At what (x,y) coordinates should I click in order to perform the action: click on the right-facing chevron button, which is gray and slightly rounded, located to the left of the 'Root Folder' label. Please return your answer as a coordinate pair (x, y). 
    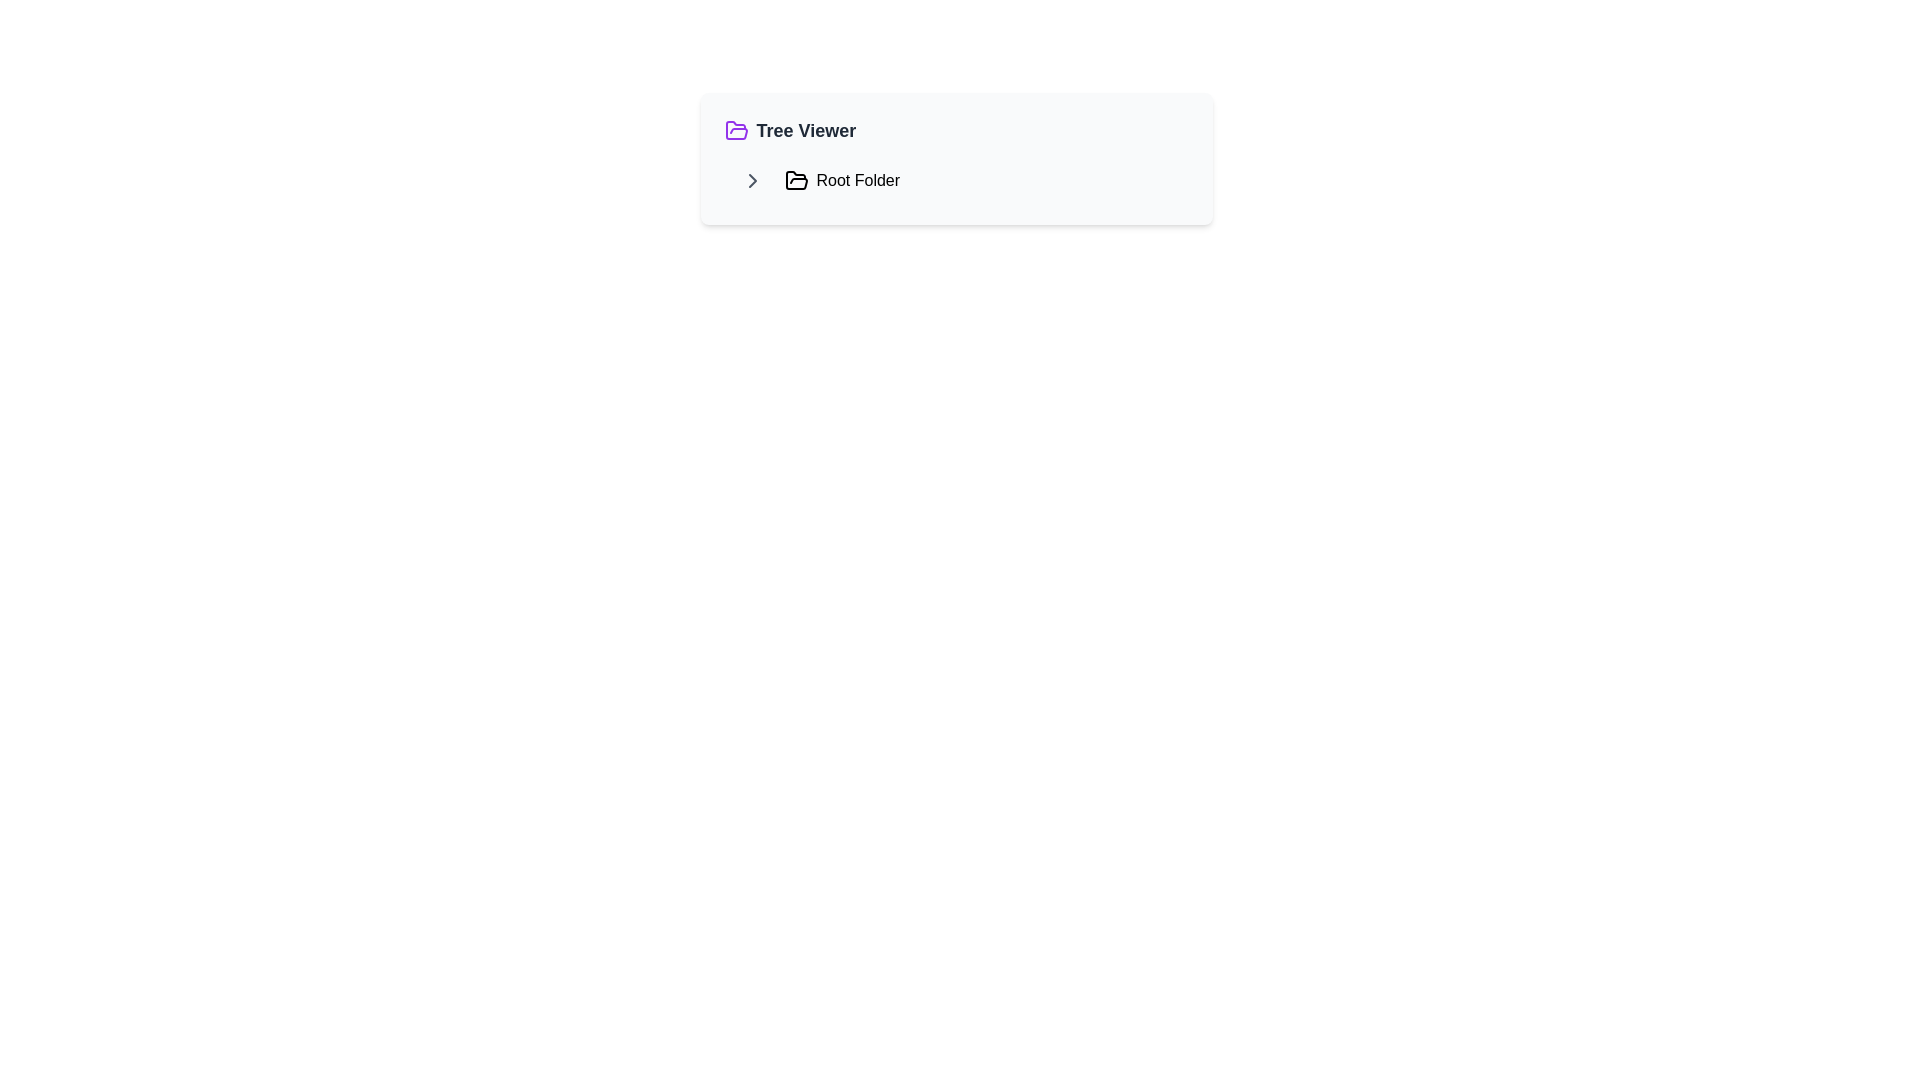
    Looking at the image, I should click on (751, 181).